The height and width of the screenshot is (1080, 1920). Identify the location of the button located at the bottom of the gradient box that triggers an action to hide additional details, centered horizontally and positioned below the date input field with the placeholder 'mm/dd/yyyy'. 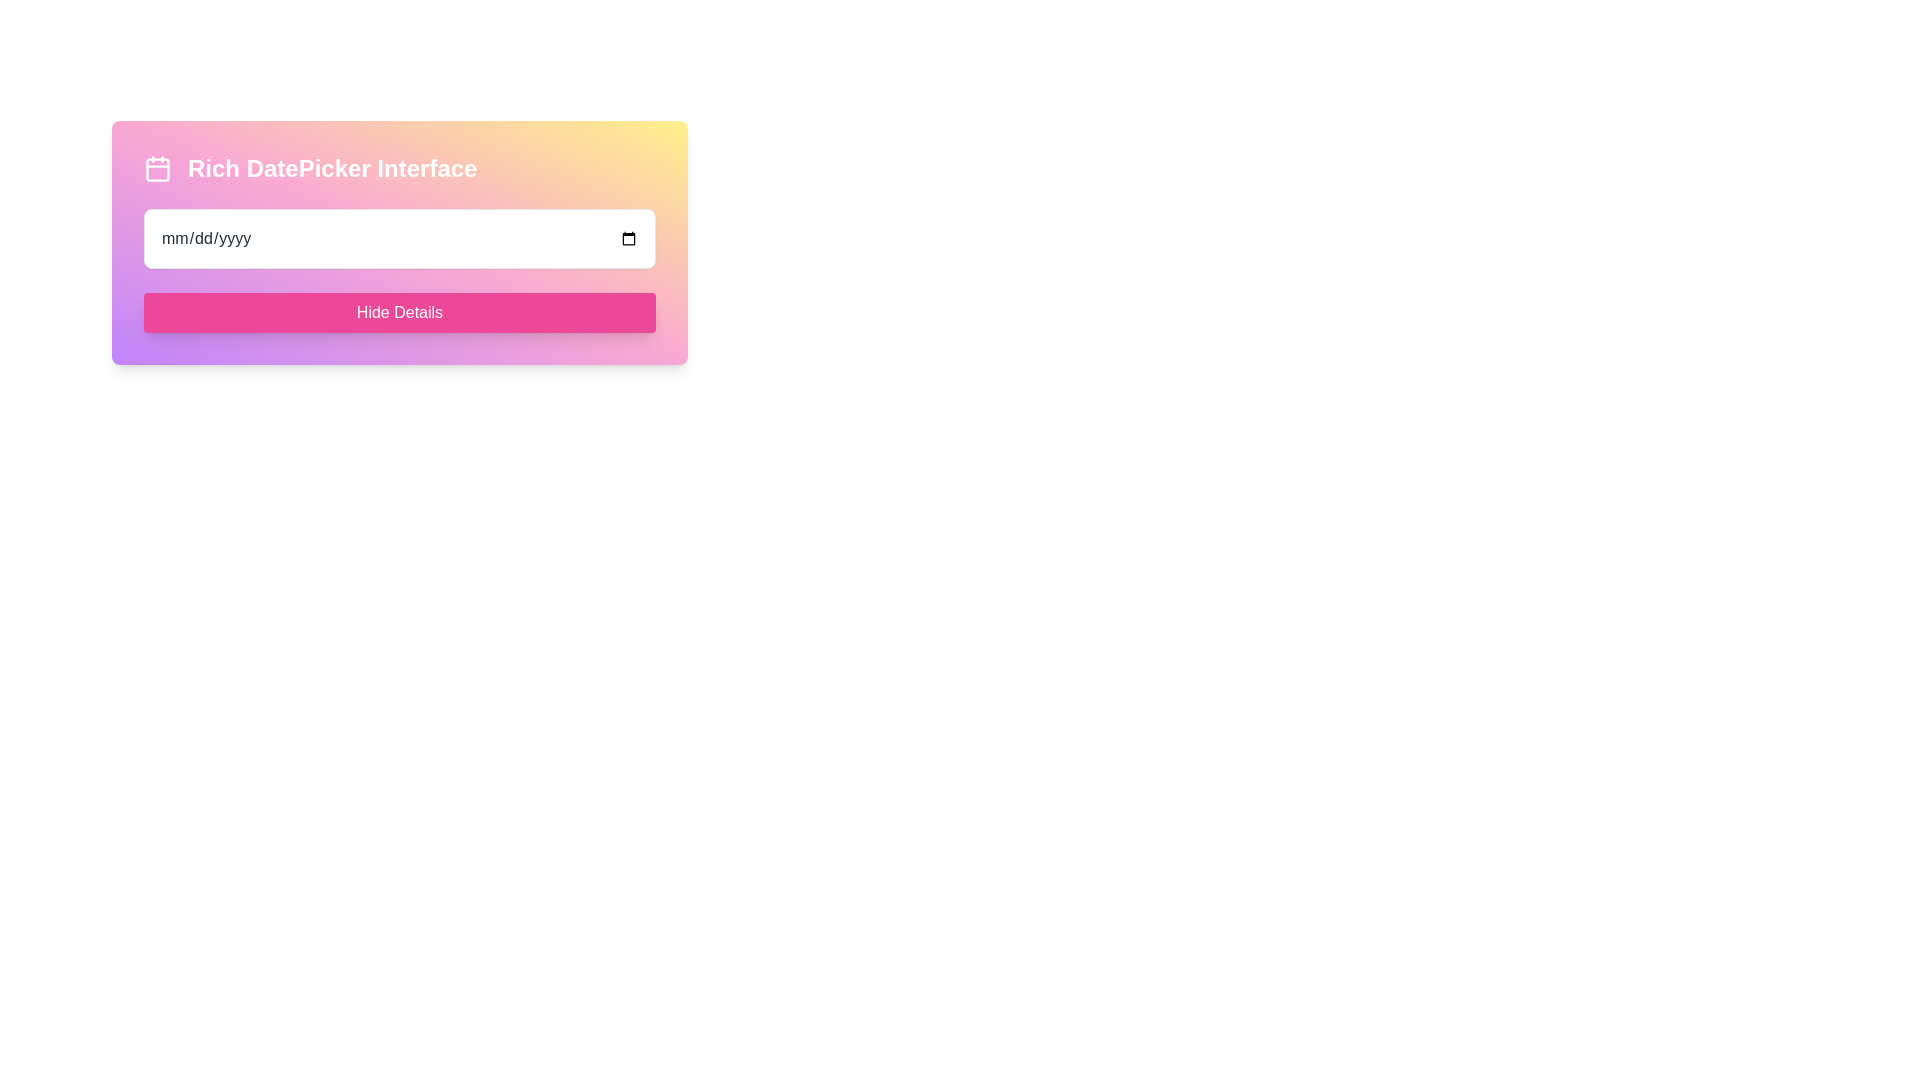
(399, 312).